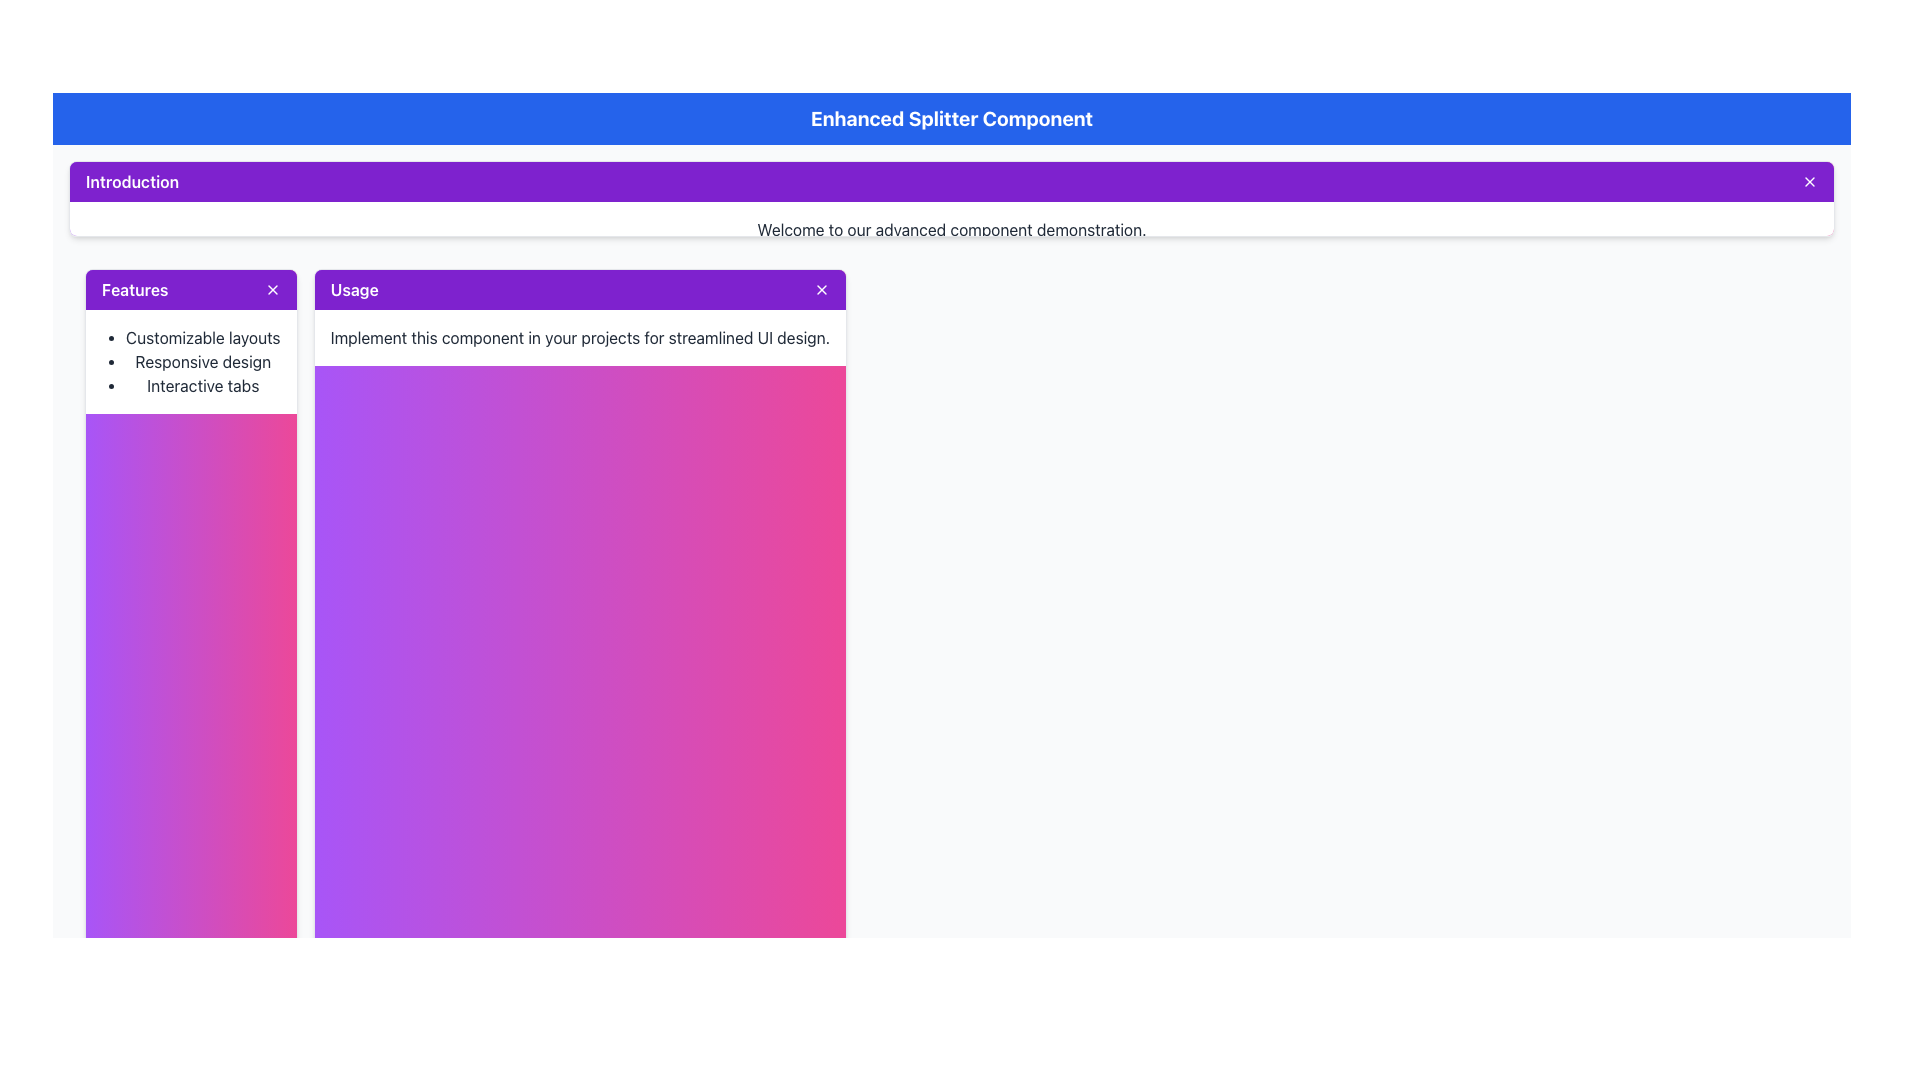 This screenshot has width=1920, height=1080. What do you see at coordinates (203, 385) in the screenshot?
I see `the third entry in the Features list, which describes the interactive tabs feature` at bounding box center [203, 385].